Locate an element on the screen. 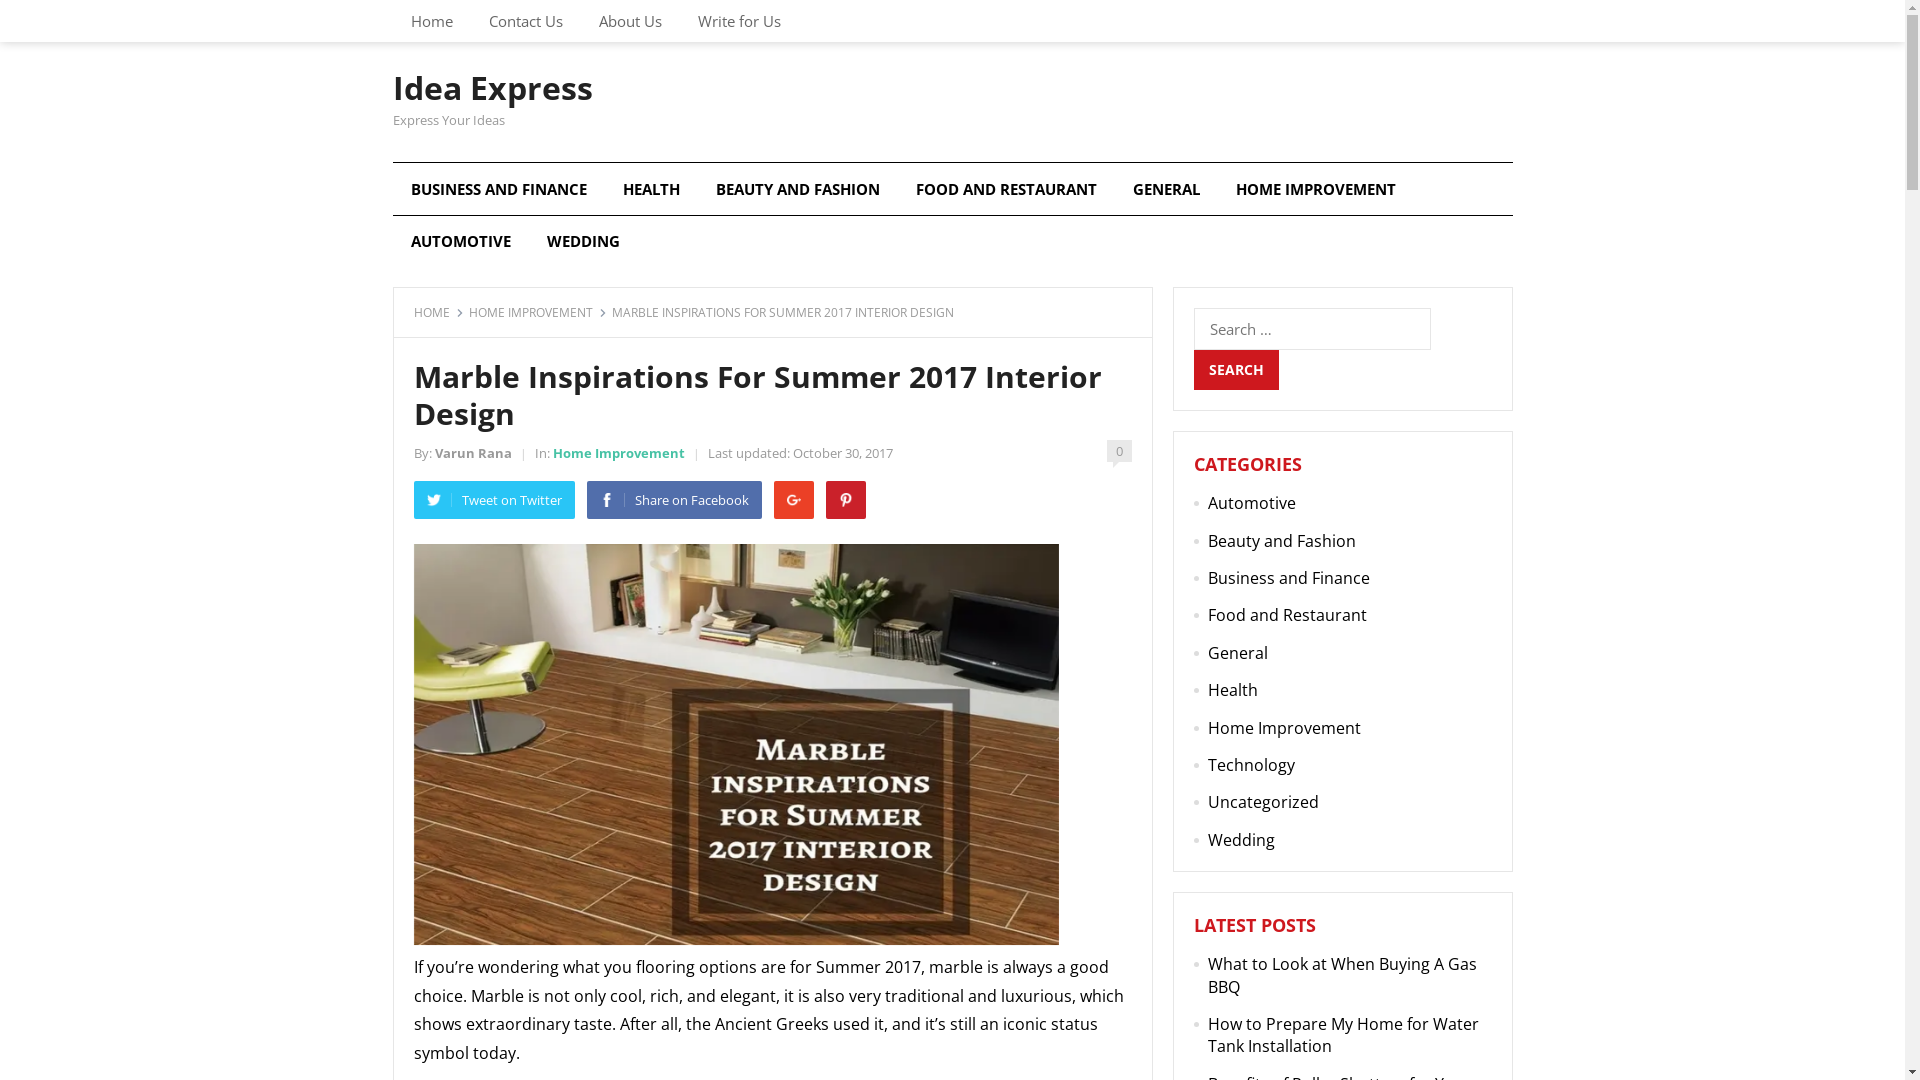 This screenshot has height=1080, width=1920. 'Share on Facebook' is located at coordinates (673, 499).